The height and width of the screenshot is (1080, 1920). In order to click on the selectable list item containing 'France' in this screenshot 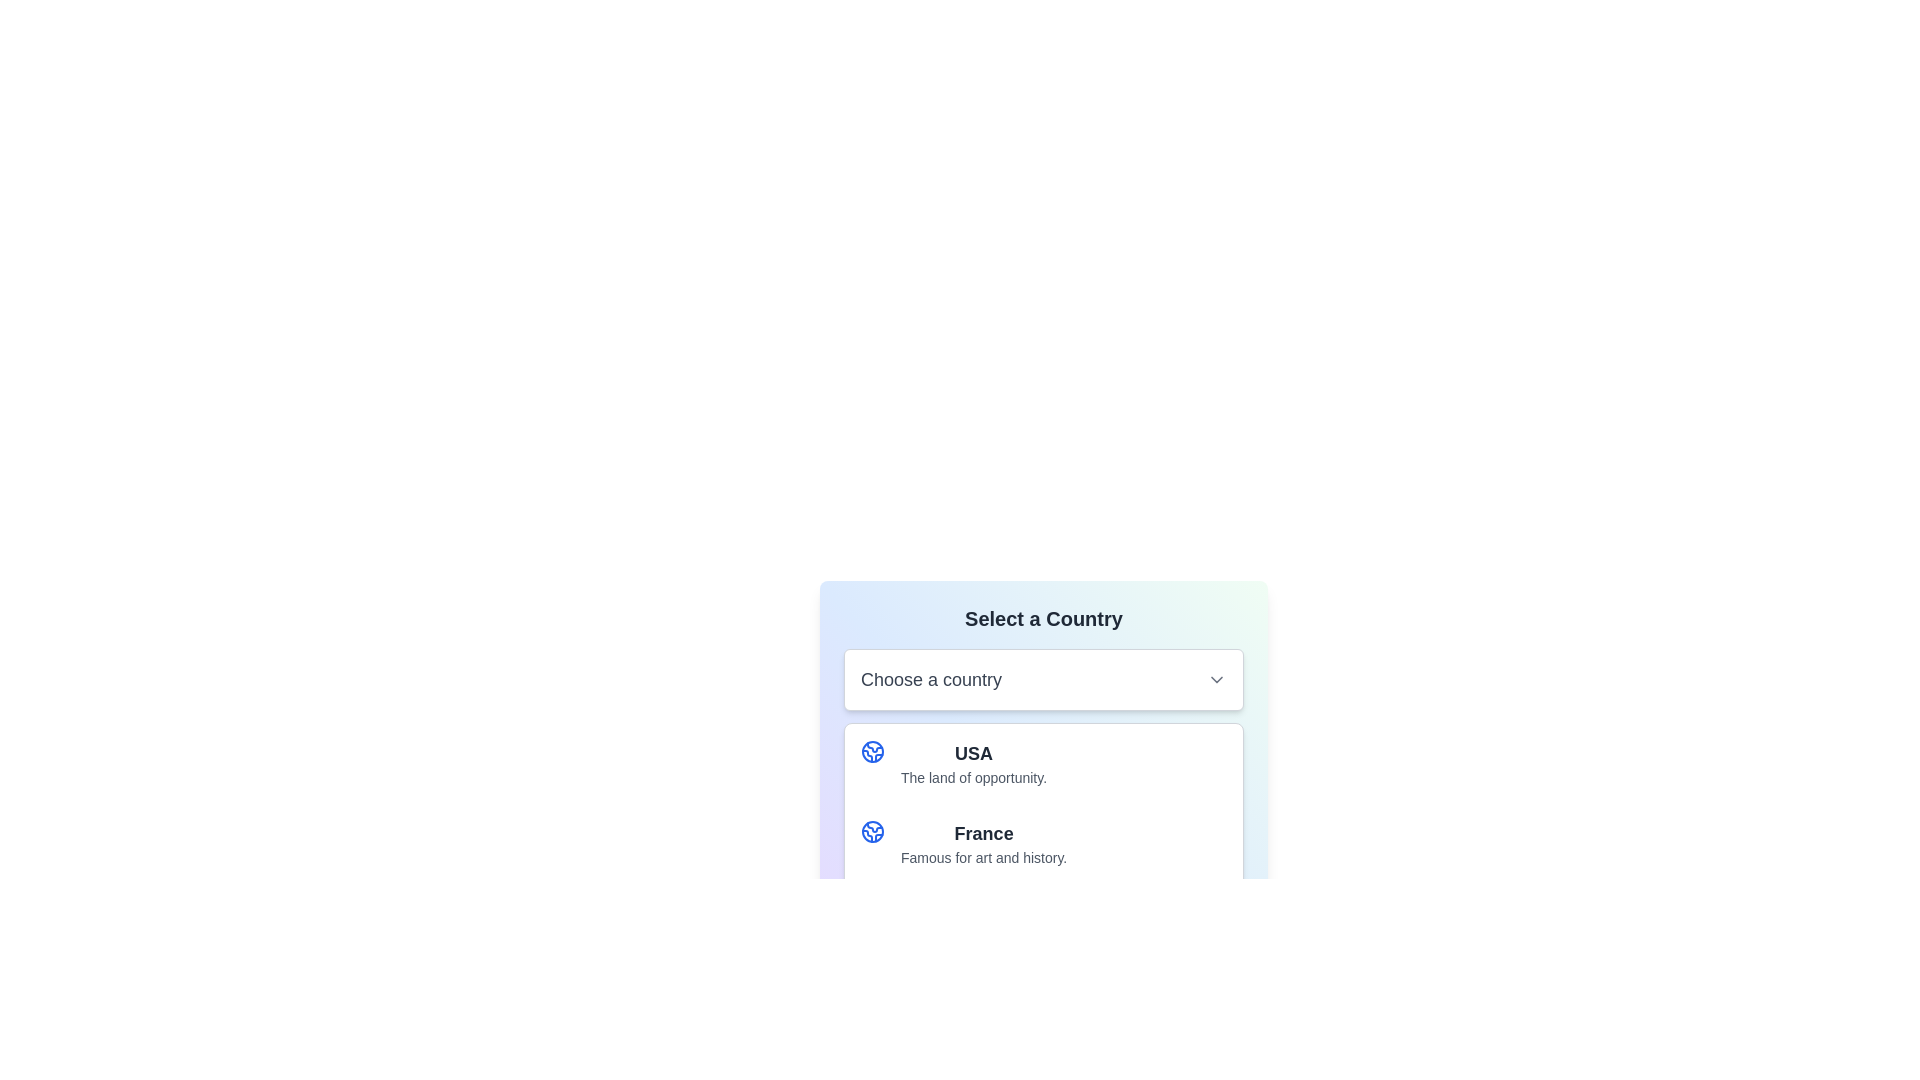, I will do `click(1042, 844)`.